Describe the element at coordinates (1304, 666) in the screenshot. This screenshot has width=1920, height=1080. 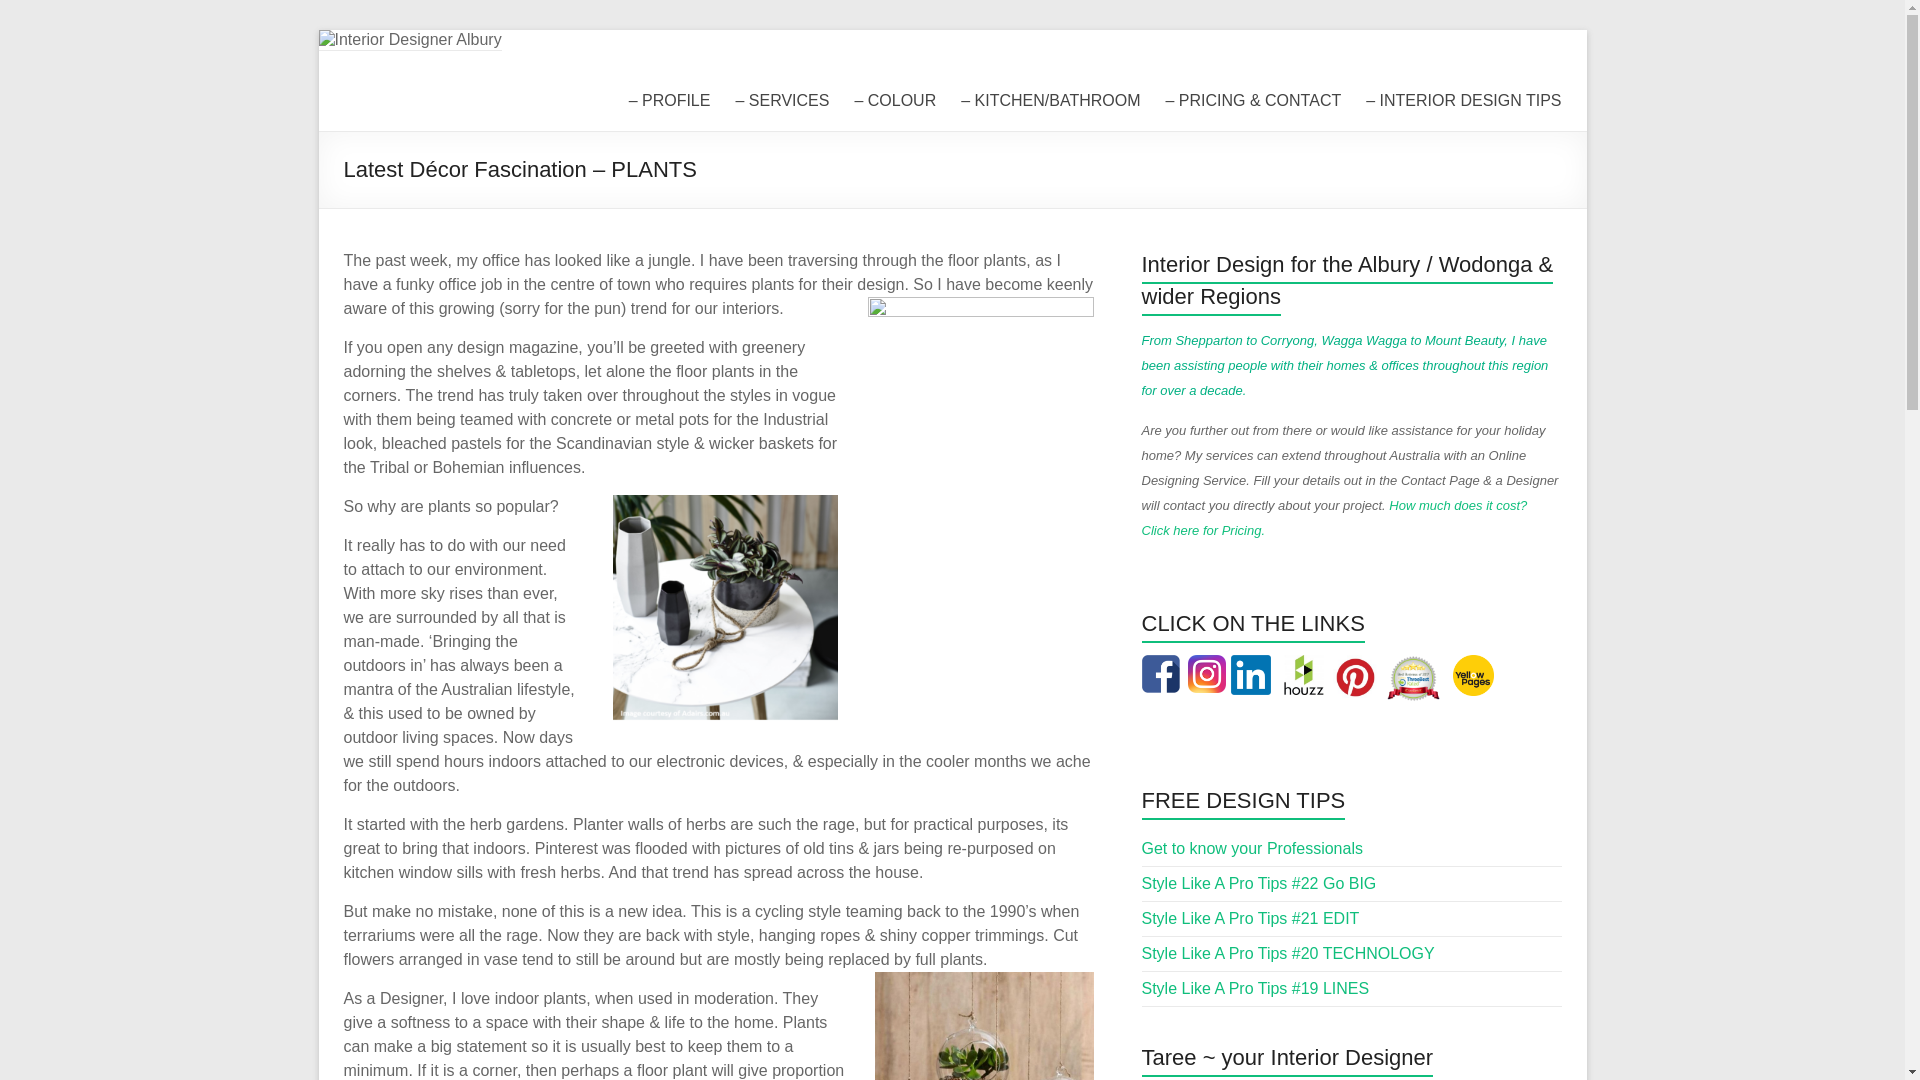
I see `'    '` at that location.